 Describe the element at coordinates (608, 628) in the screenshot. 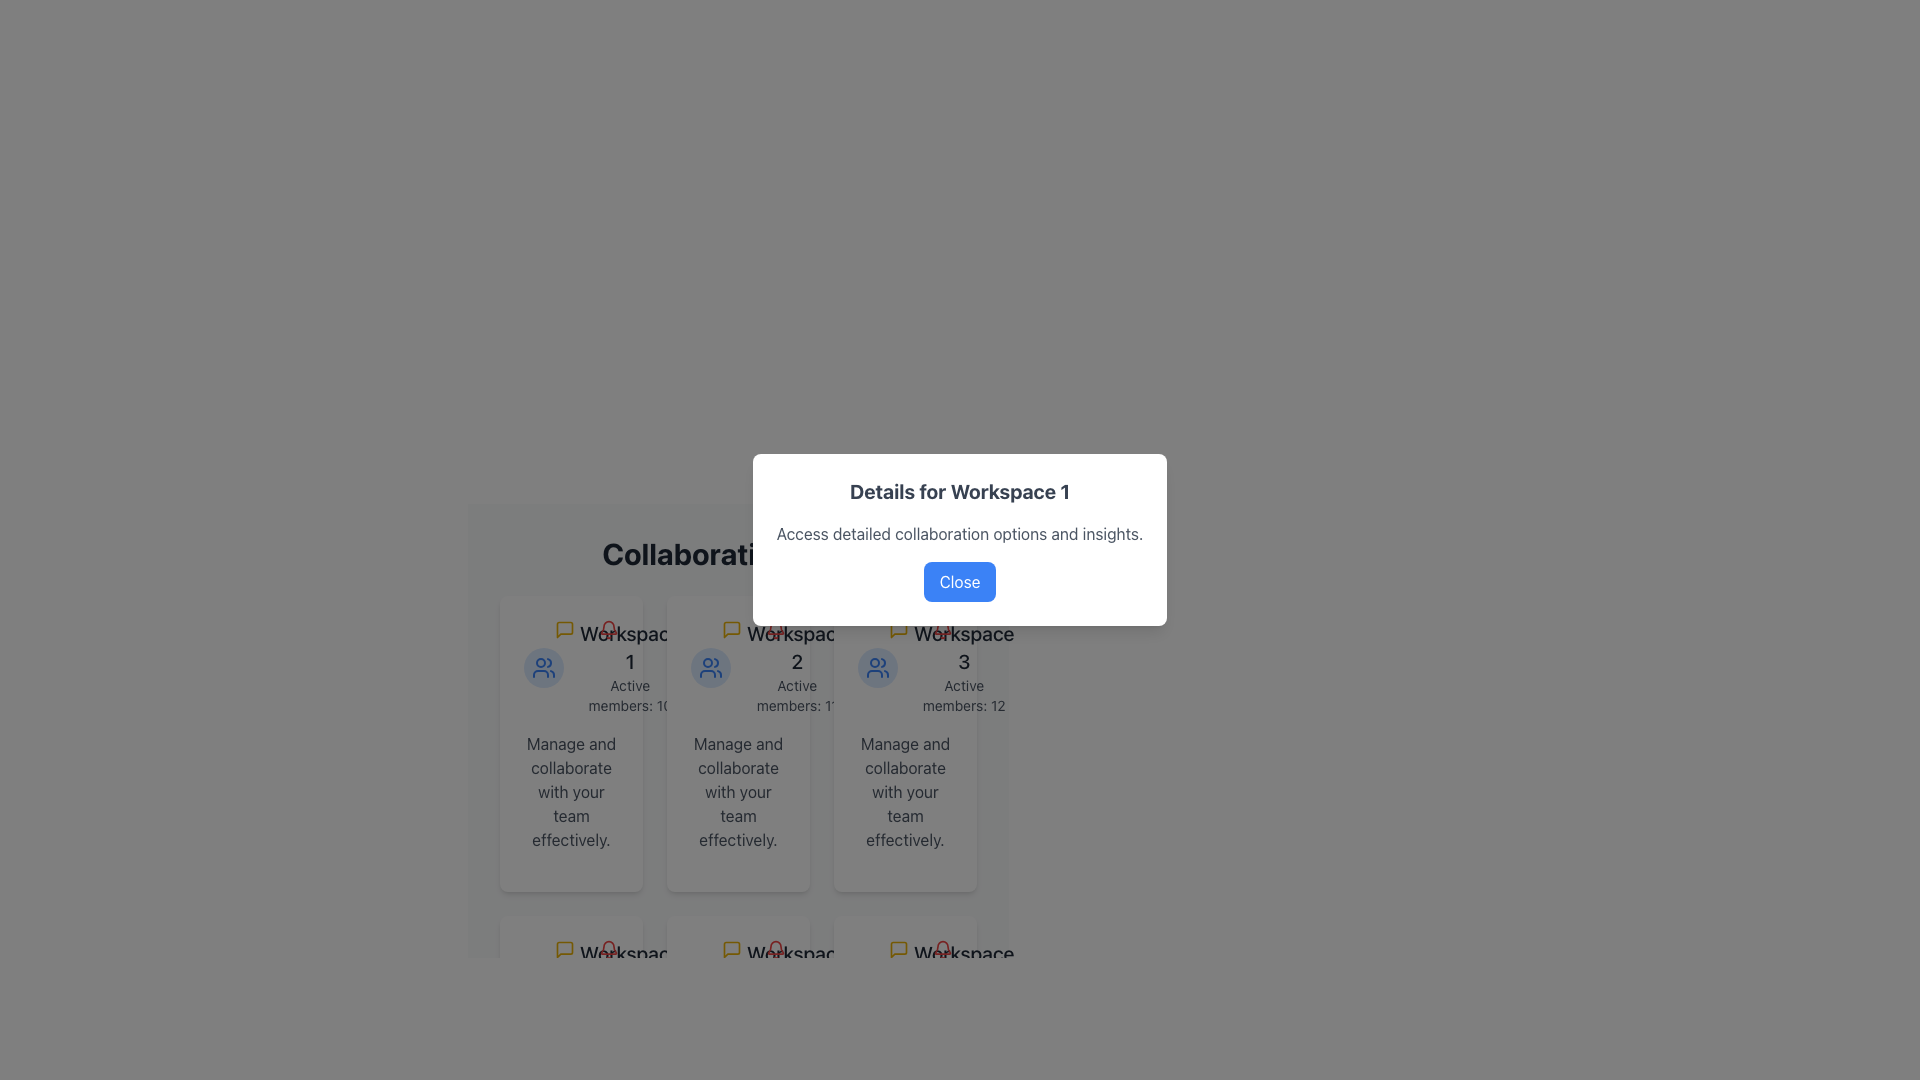

I see `the notification bell icon located at the top-right corner of the 'Workspace 1' card, which is styled with clean and modern lines and has a circular base` at that location.